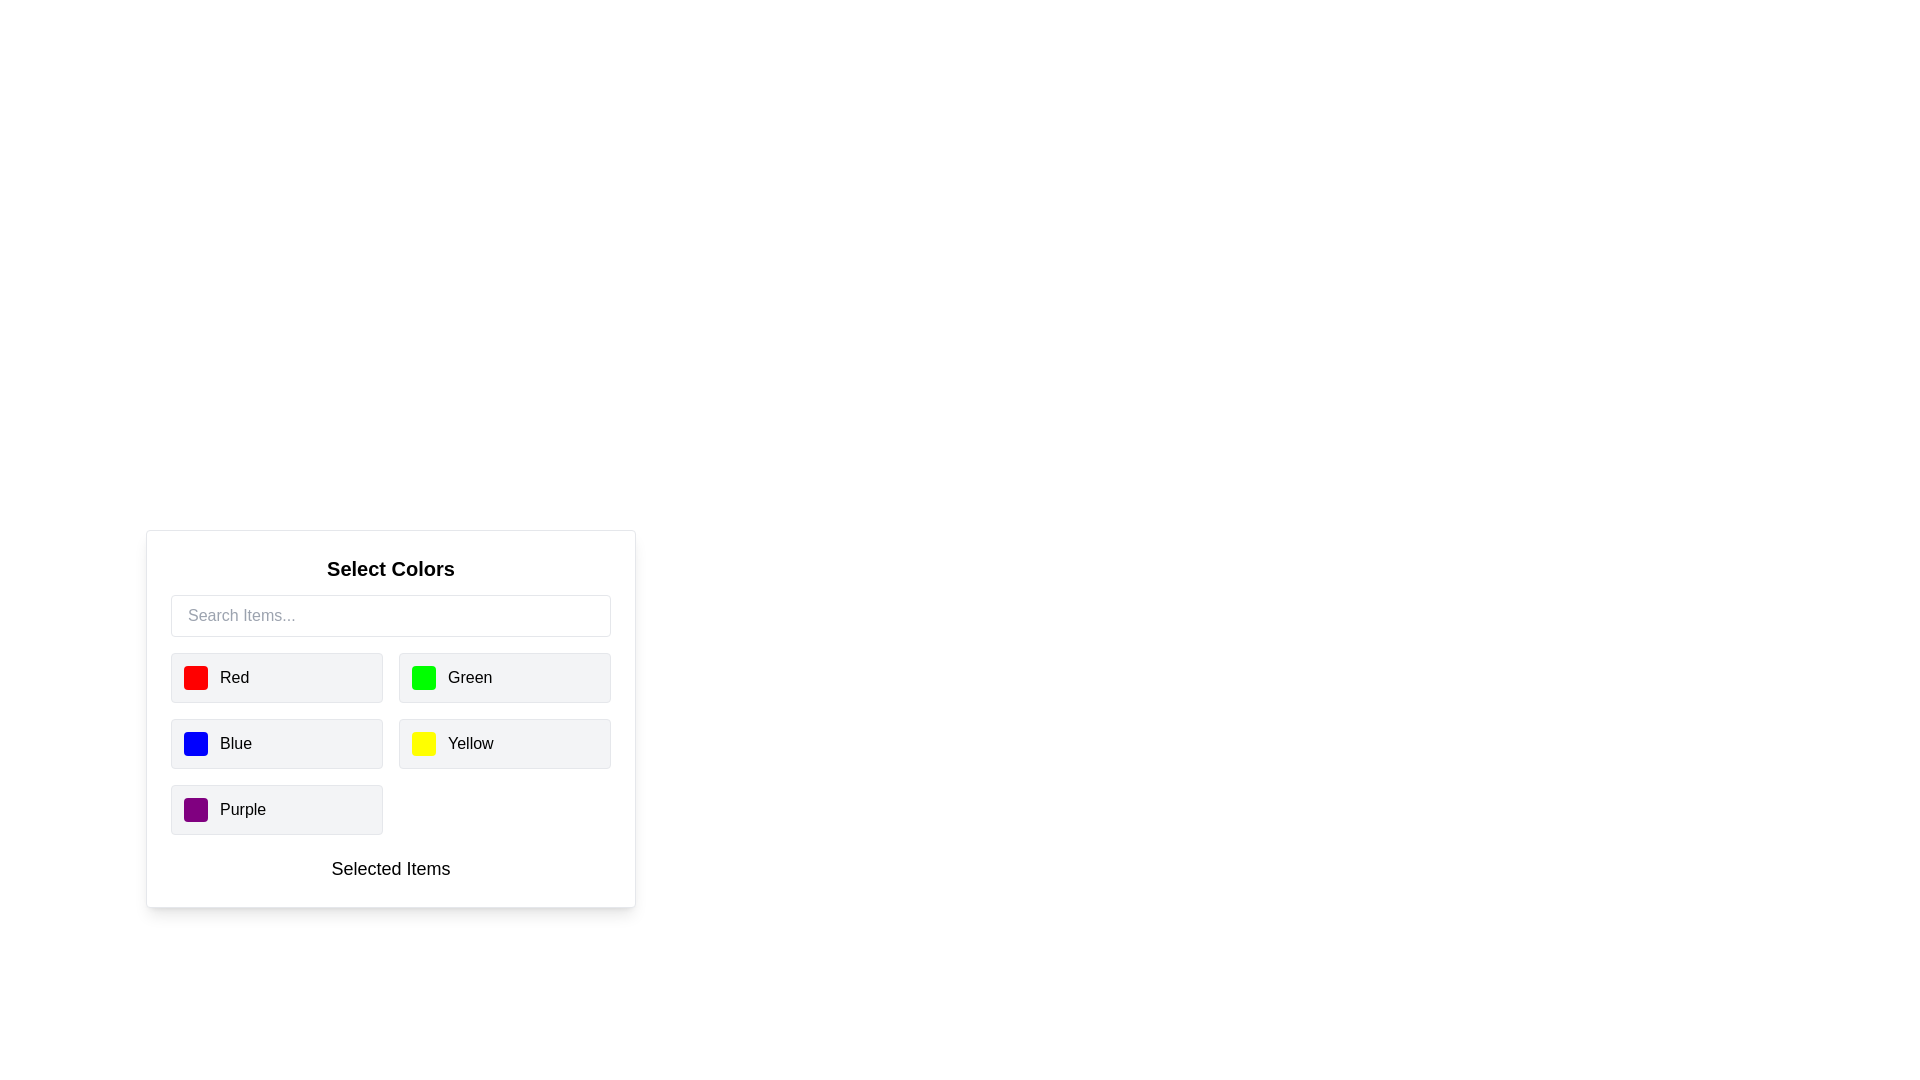  What do you see at coordinates (276, 677) in the screenshot?
I see `the color selection option labeled 'Red'` at bounding box center [276, 677].